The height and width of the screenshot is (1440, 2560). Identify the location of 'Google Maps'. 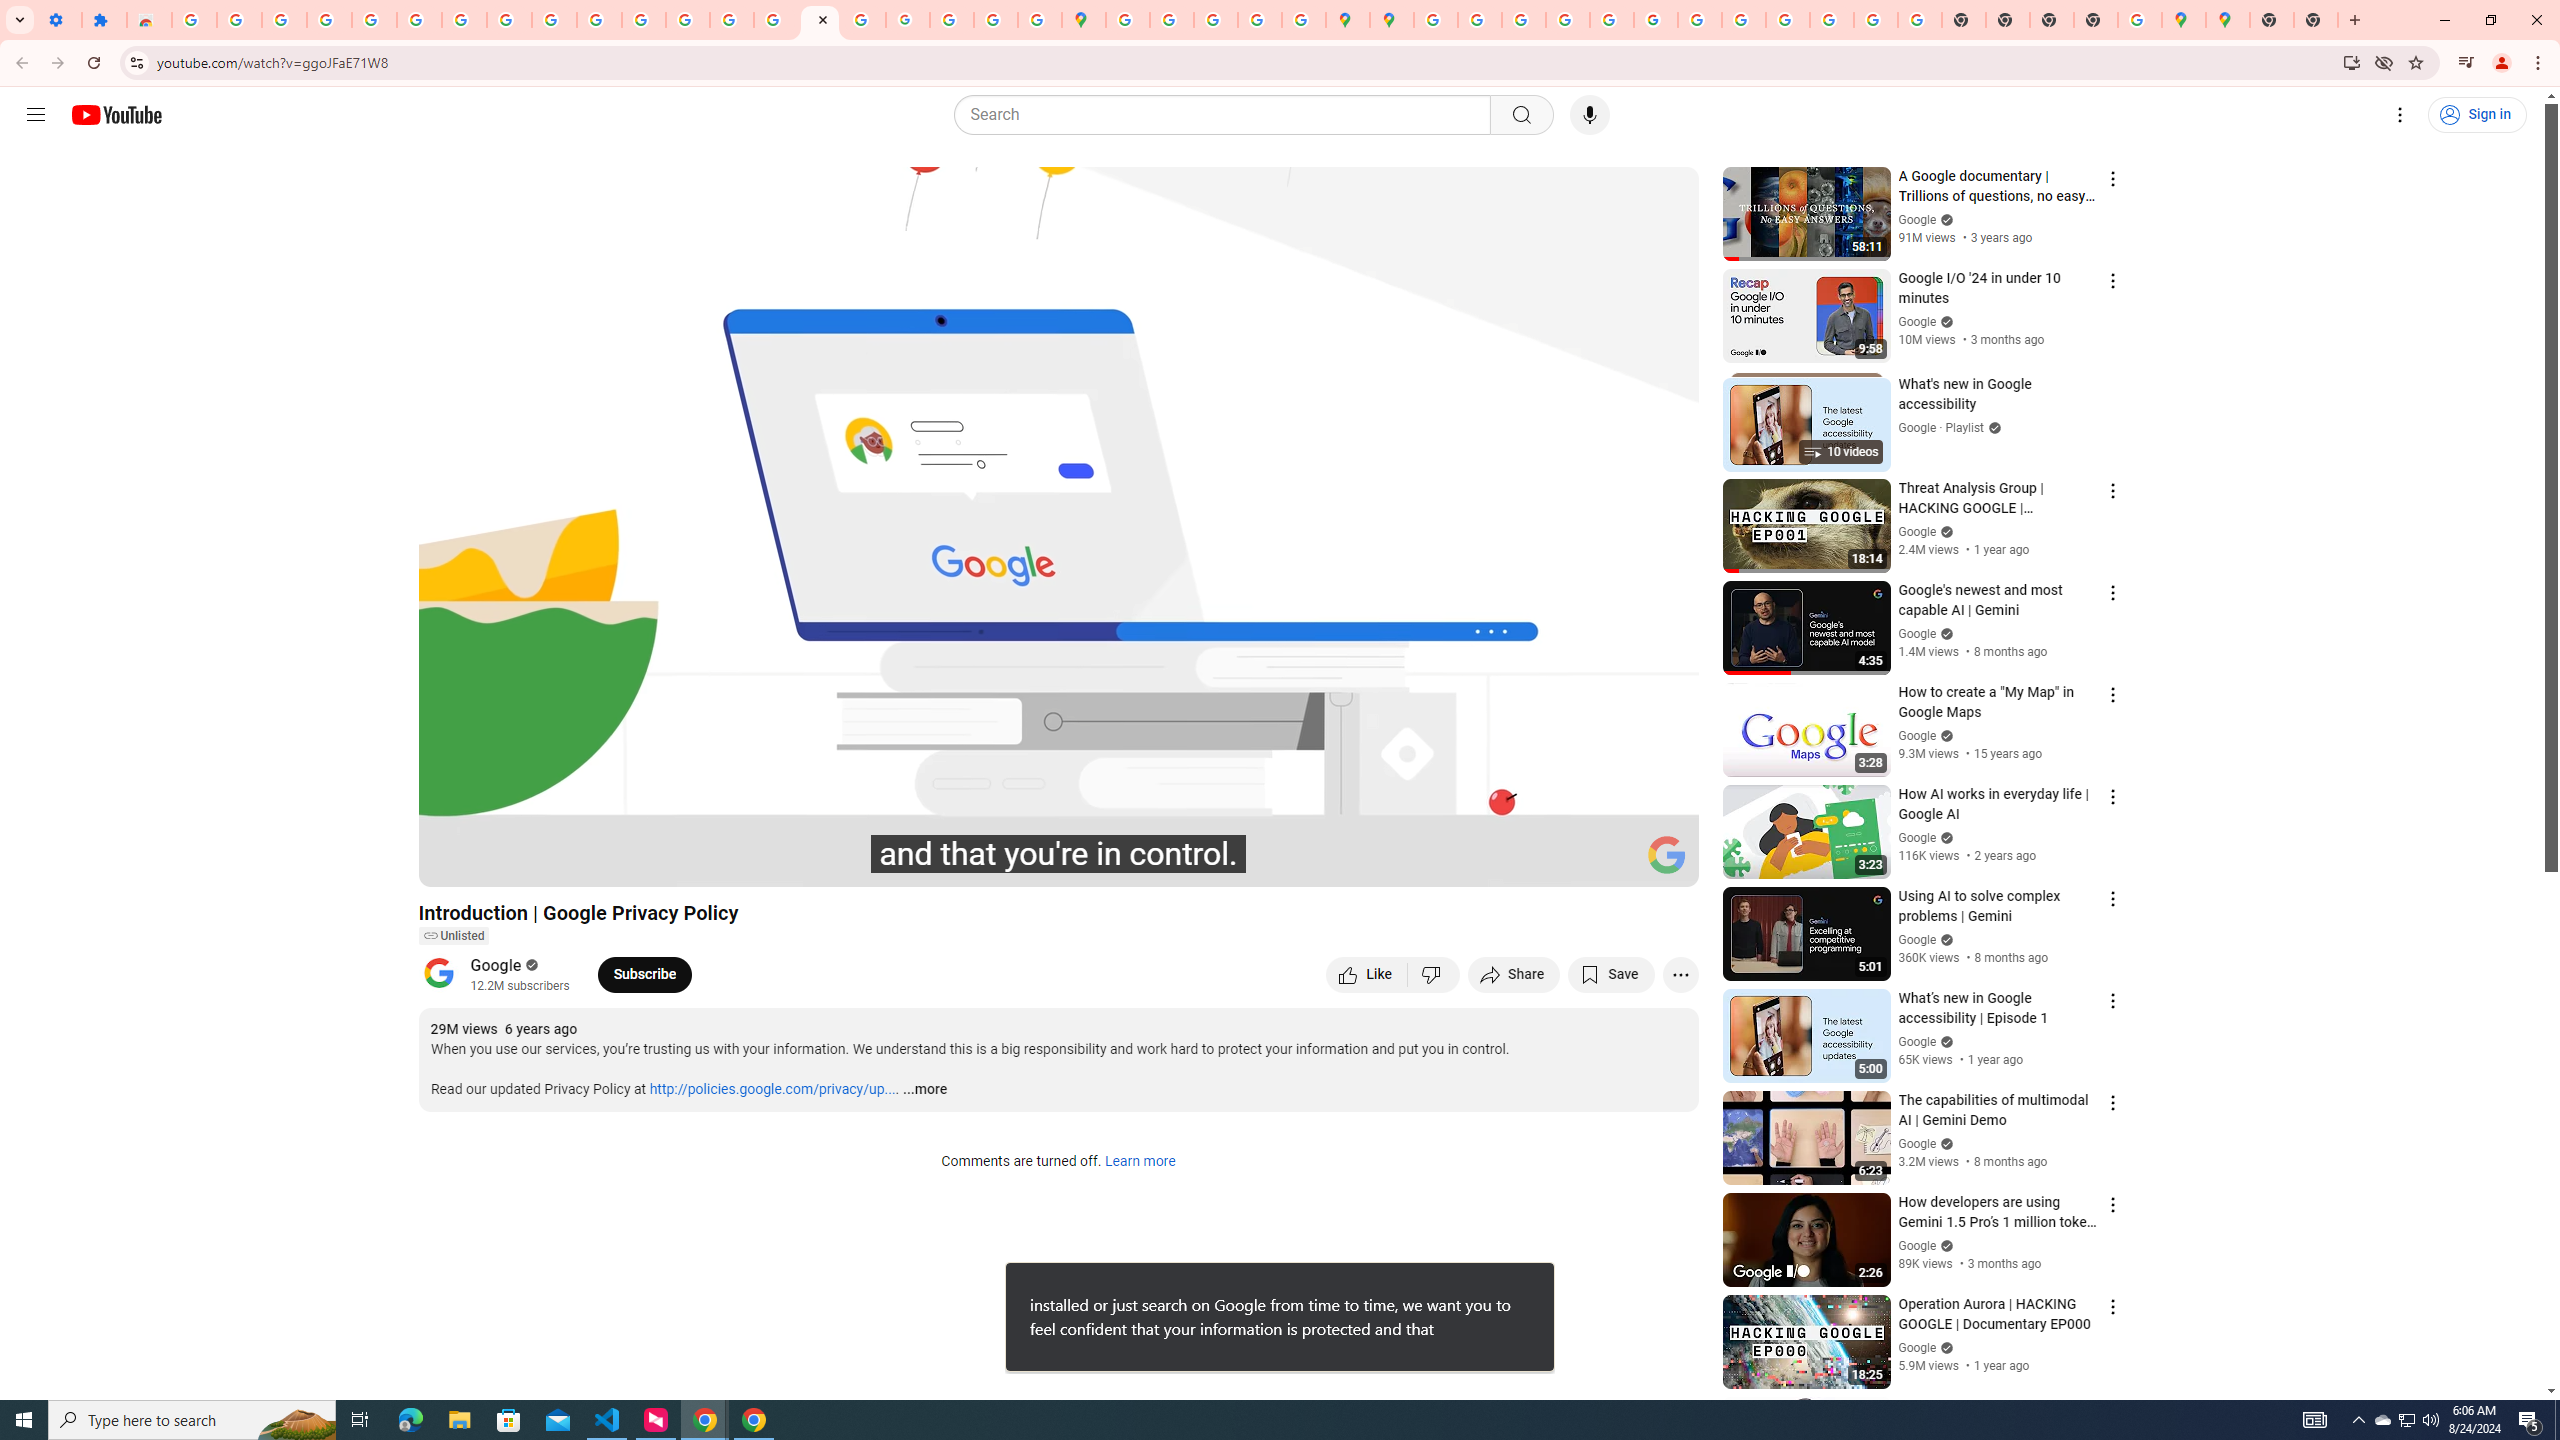
(2182, 19).